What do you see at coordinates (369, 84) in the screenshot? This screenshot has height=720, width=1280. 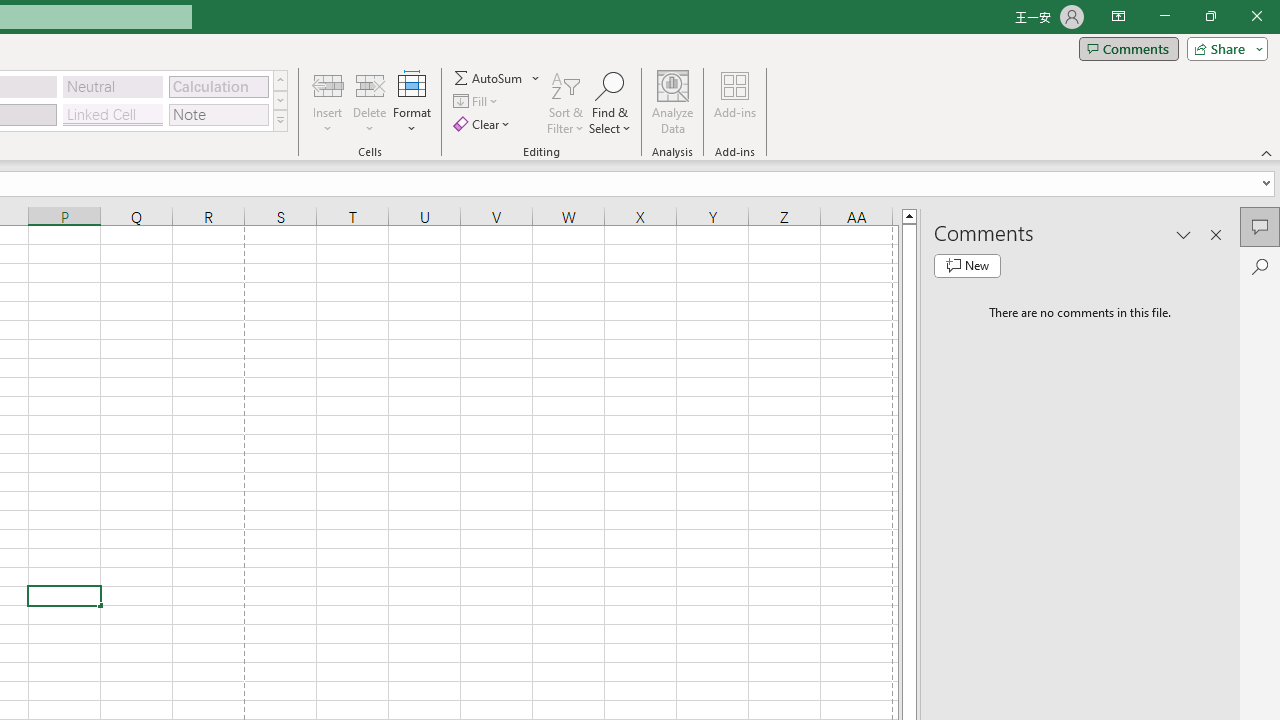 I see `'Delete Cells...'` at bounding box center [369, 84].